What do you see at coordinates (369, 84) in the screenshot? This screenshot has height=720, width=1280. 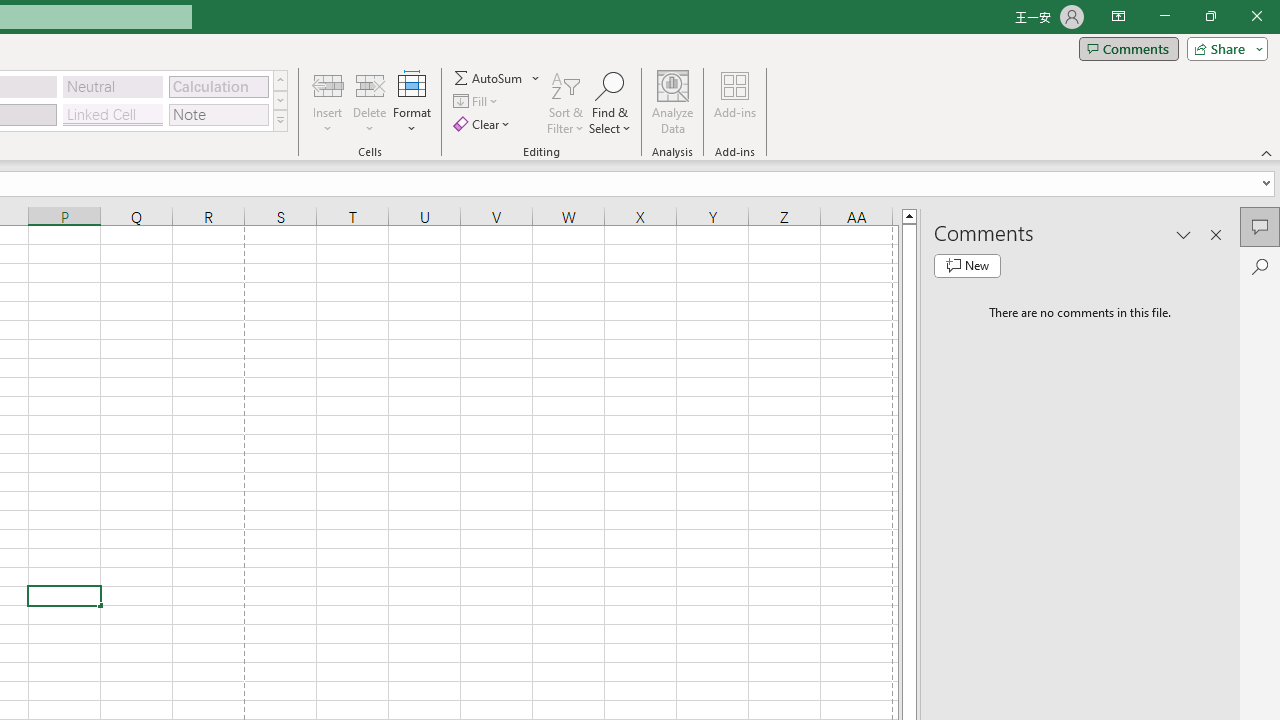 I see `'Delete Cells...'` at bounding box center [369, 84].